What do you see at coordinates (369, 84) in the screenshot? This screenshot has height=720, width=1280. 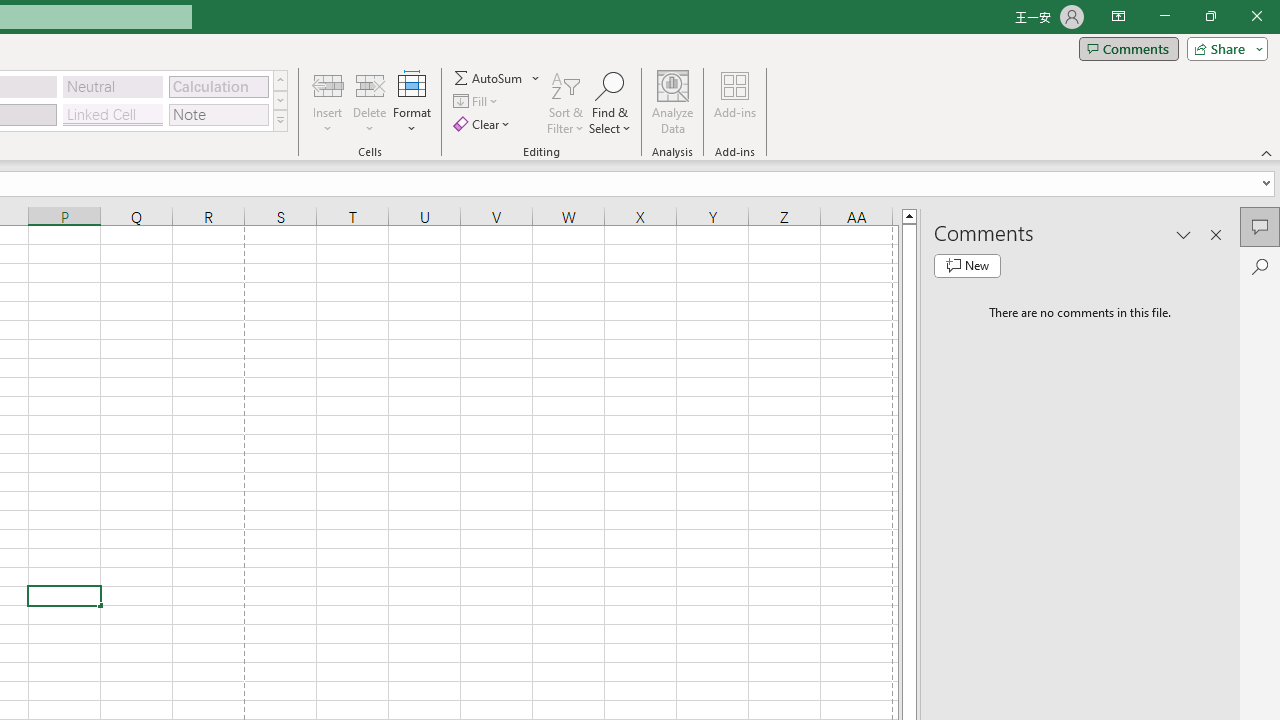 I see `'Delete Cells...'` at bounding box center [369, 84].